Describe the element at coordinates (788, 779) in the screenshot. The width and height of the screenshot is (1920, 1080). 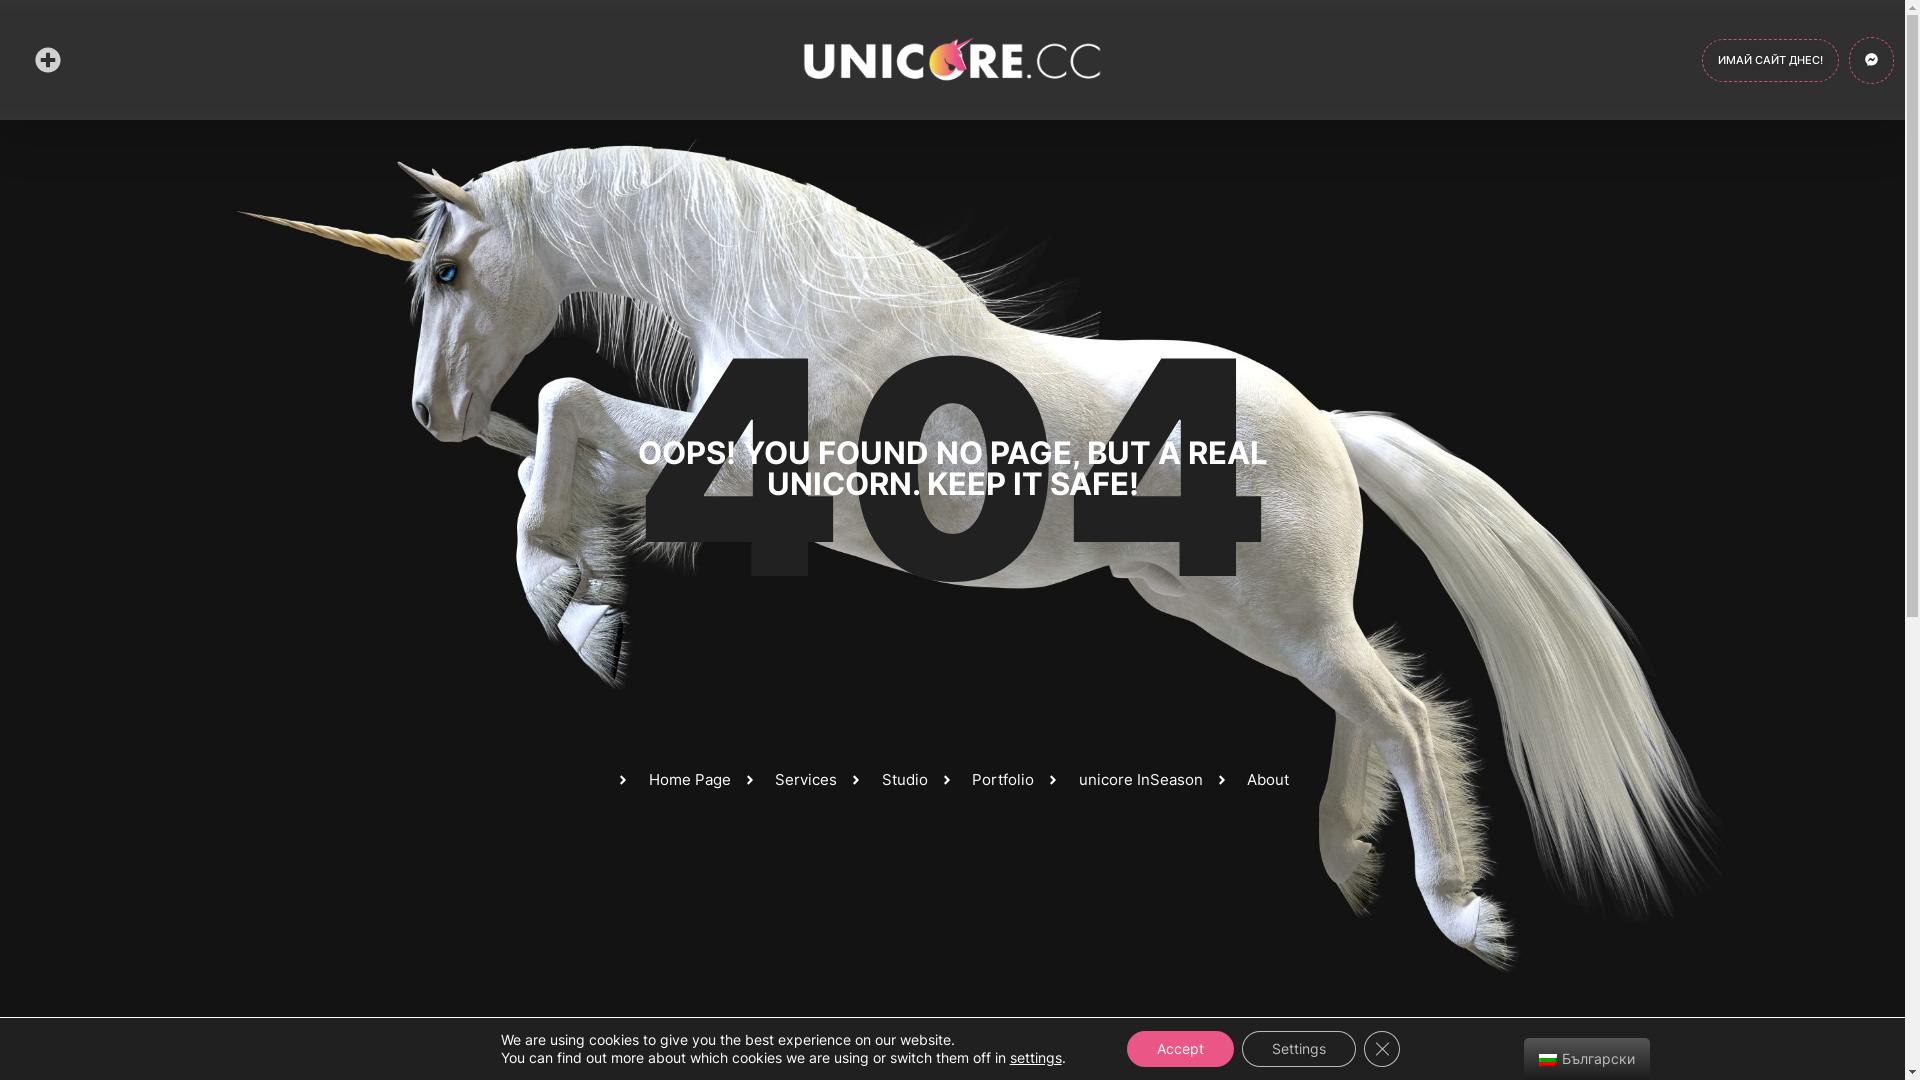
I see `'Services'` at that location.